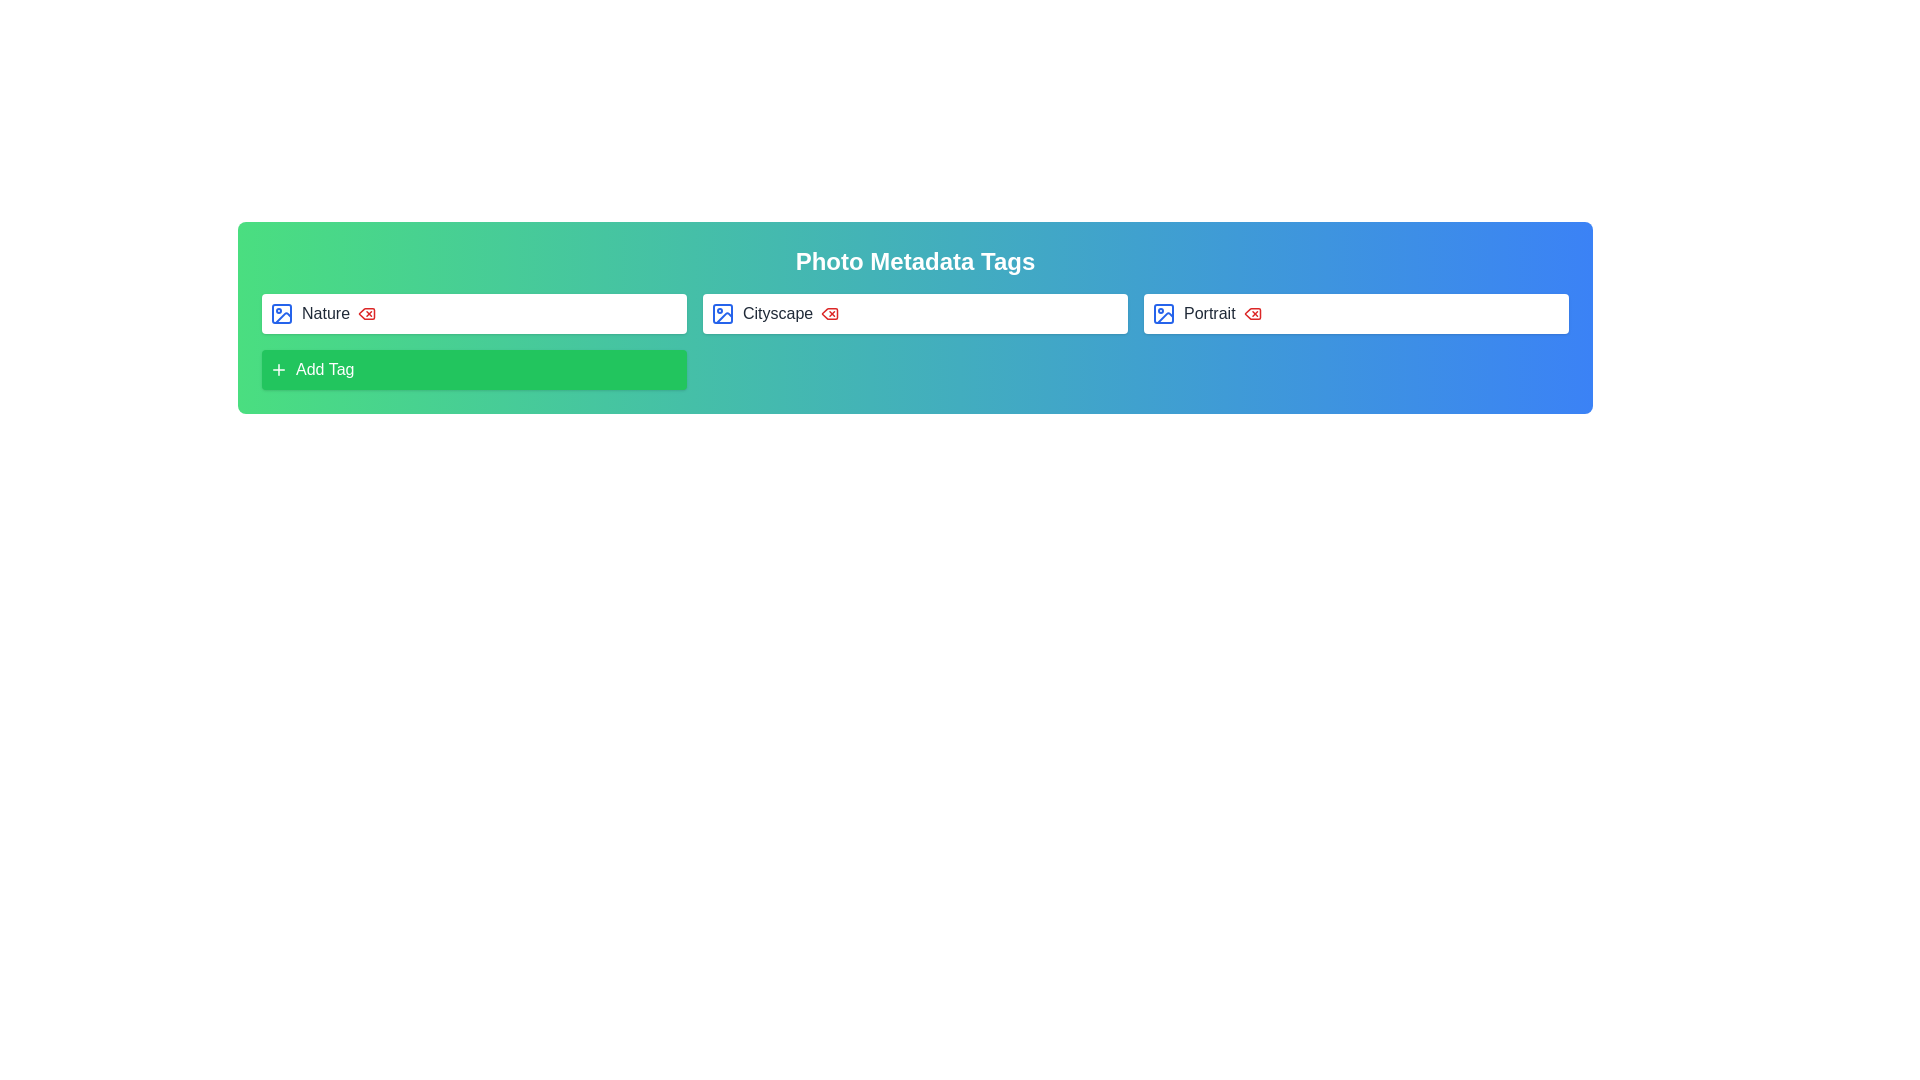 The image size is (1920, 1080). What do you see at coordinates (830, 313) in the screenshot?
I see `the delete icon located immediately to the right of the 'Cityscape' label` at bounding box center [830, 313].